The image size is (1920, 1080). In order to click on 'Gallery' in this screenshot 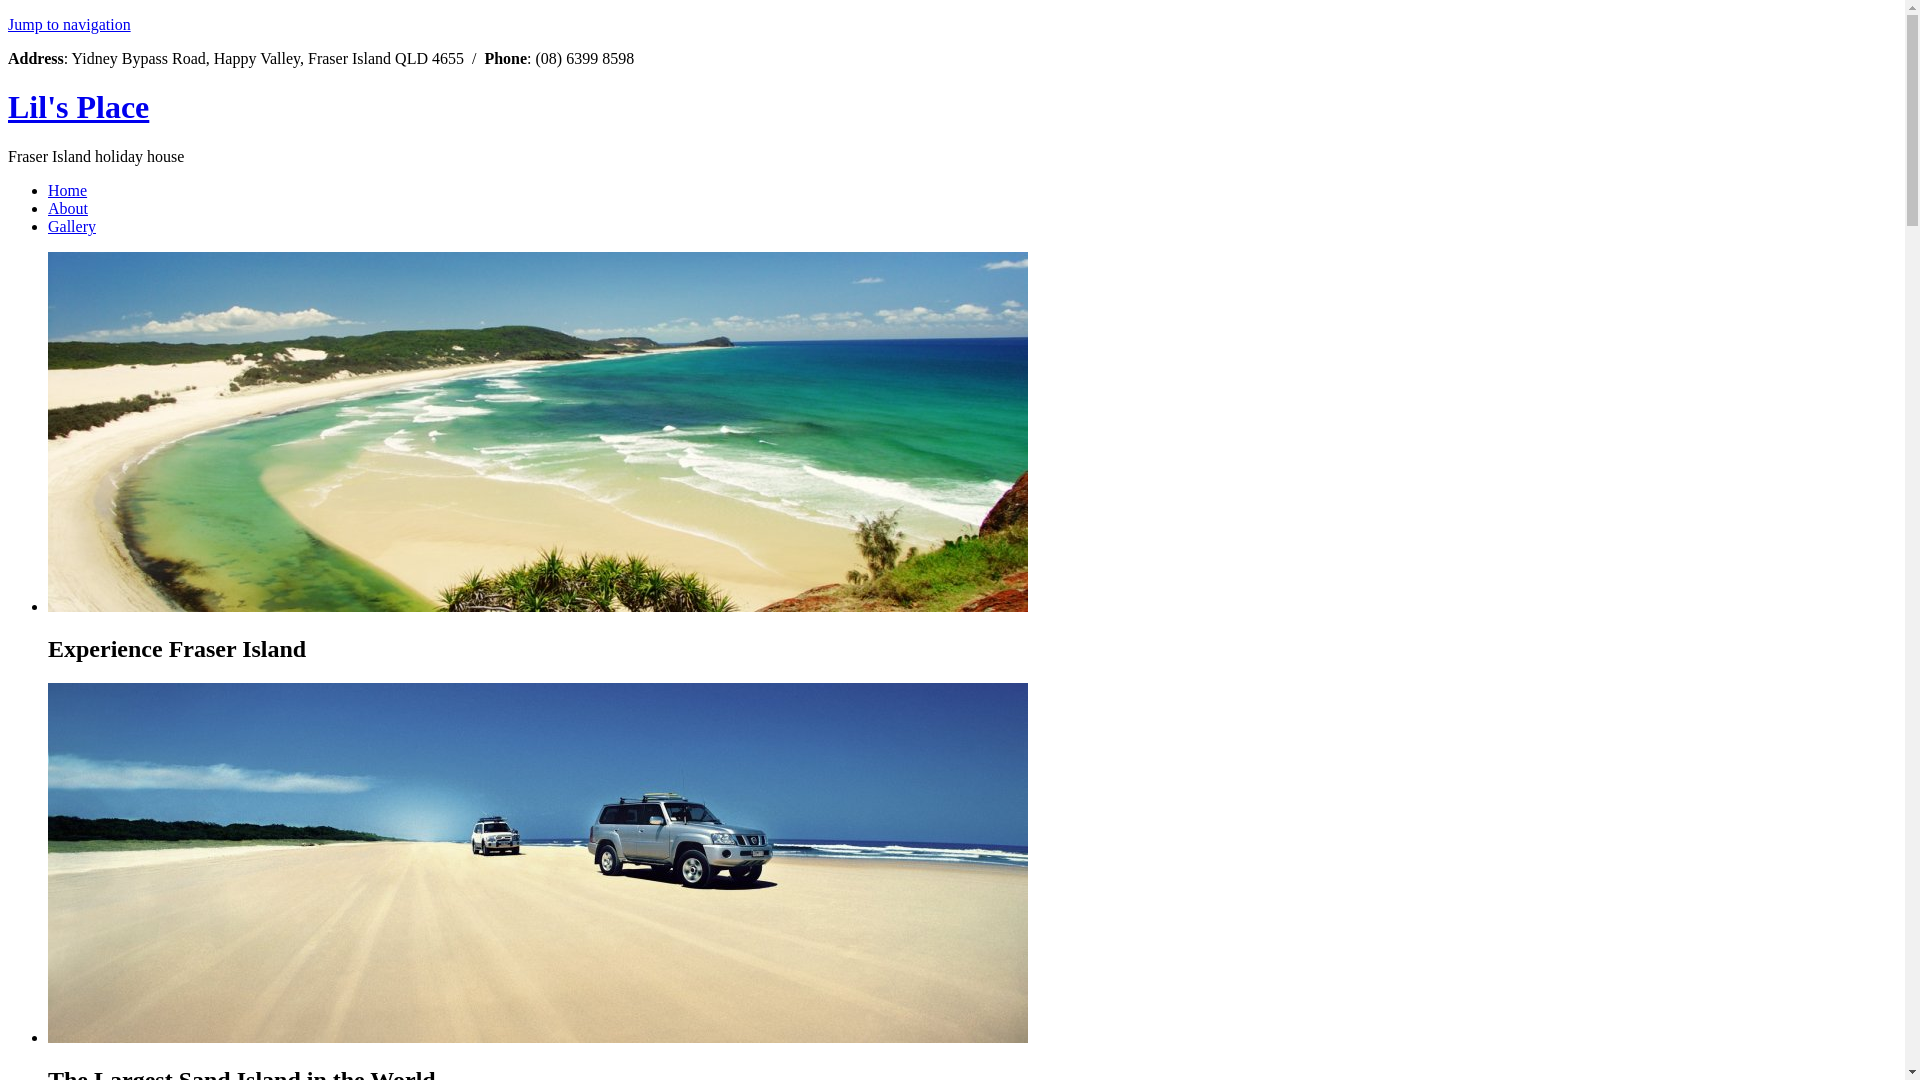, I will do `click(72, 225)`.